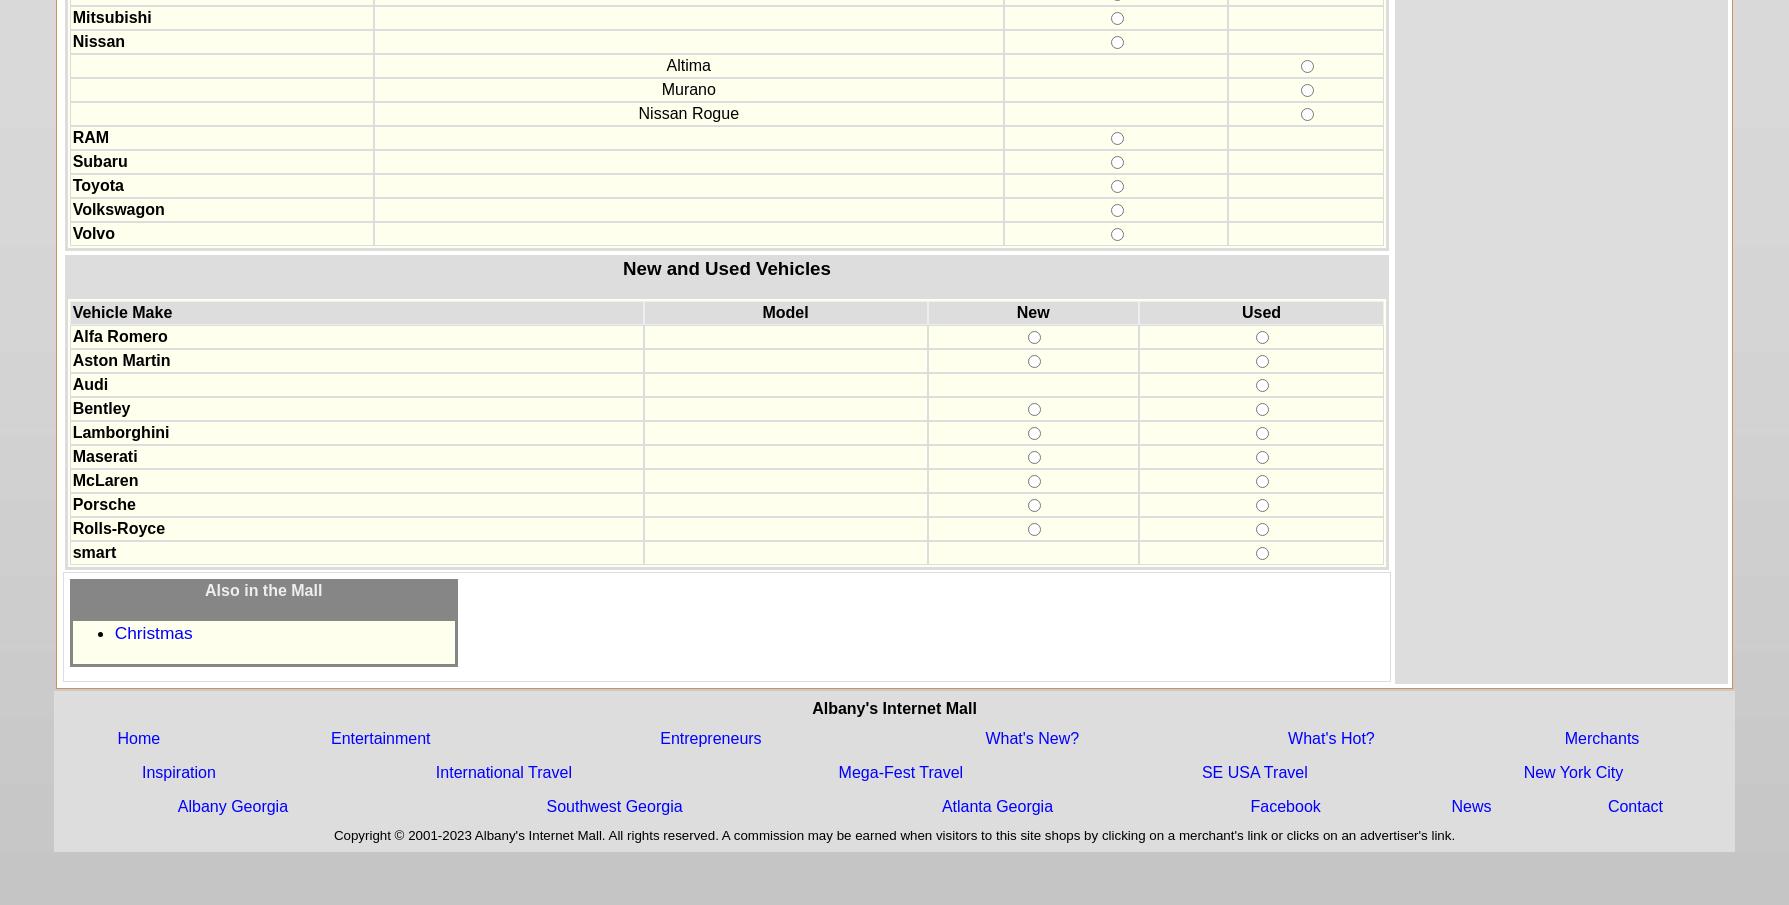  Describe the element at coordinates (899, 771) in the screenshot. I see `'Mega-Fest Travel'` at that location.